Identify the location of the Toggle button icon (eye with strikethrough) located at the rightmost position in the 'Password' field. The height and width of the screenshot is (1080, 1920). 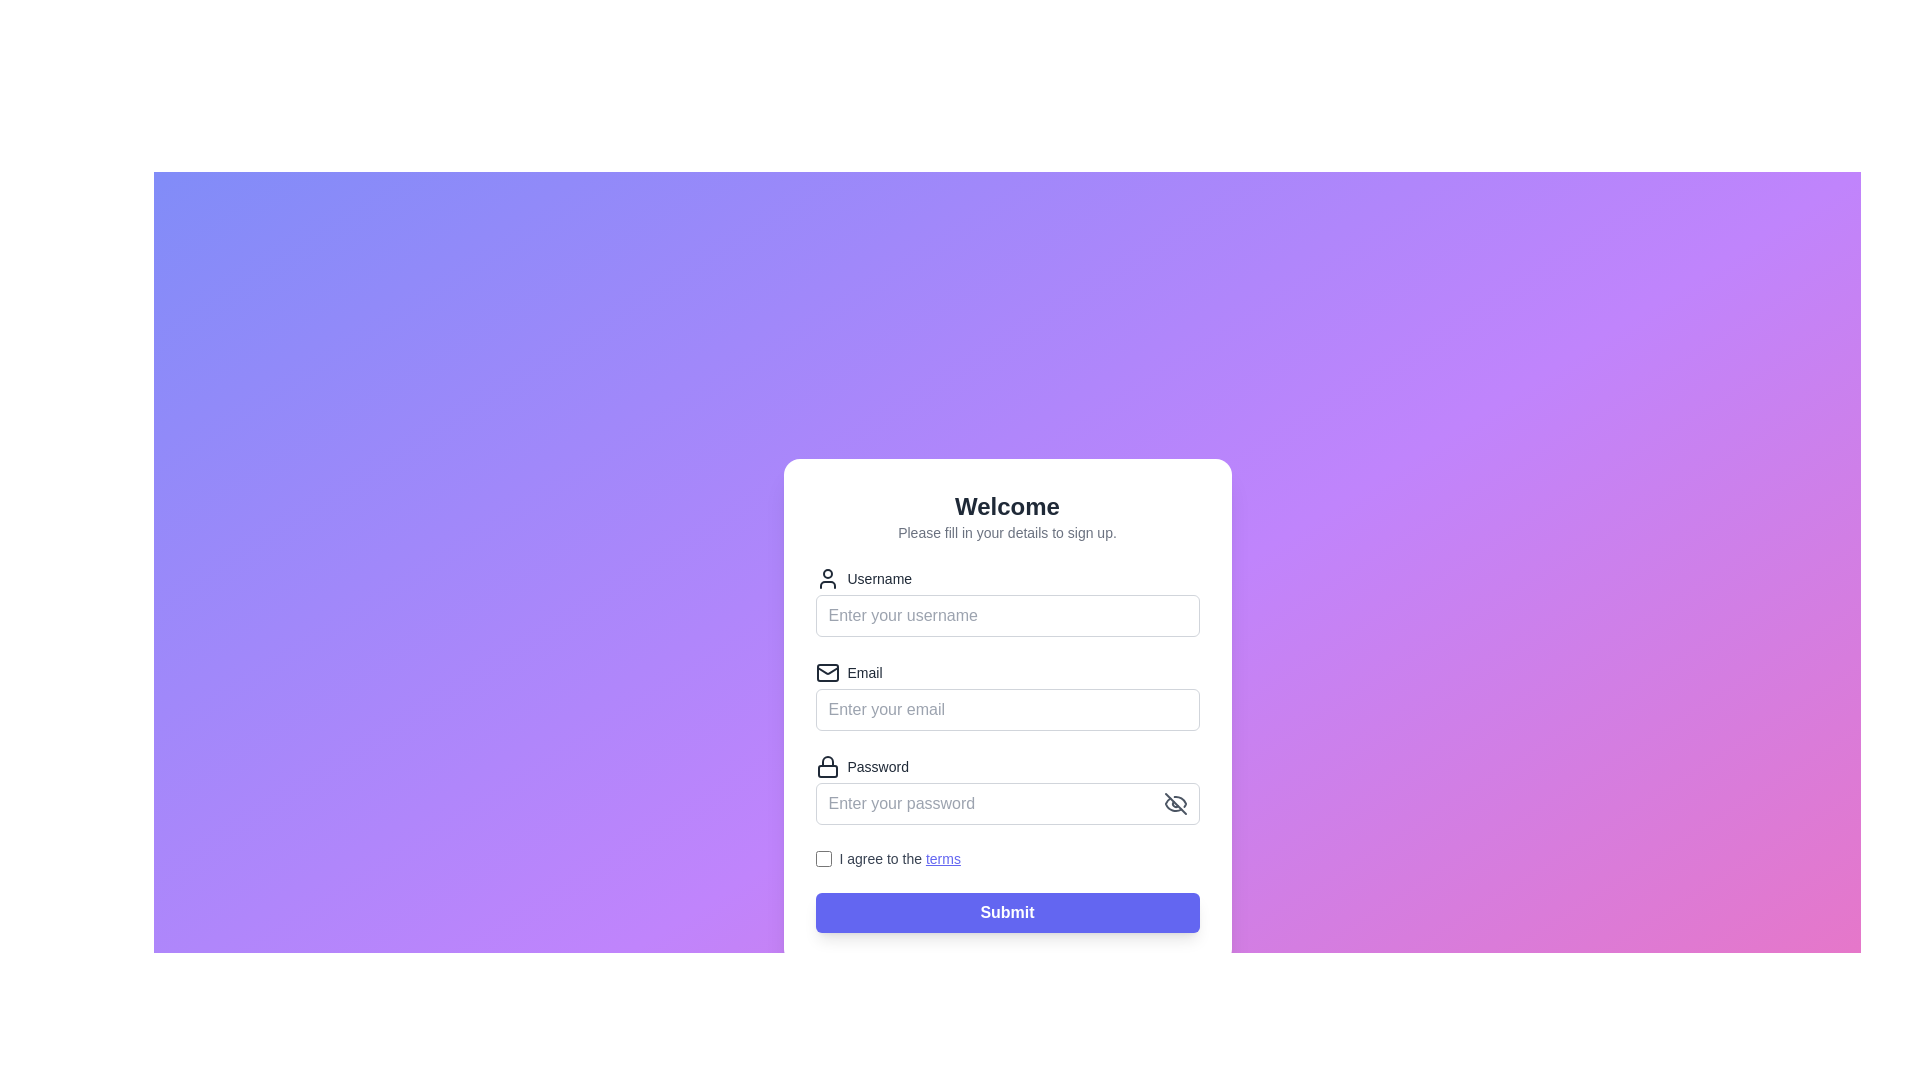
(1175, 802).